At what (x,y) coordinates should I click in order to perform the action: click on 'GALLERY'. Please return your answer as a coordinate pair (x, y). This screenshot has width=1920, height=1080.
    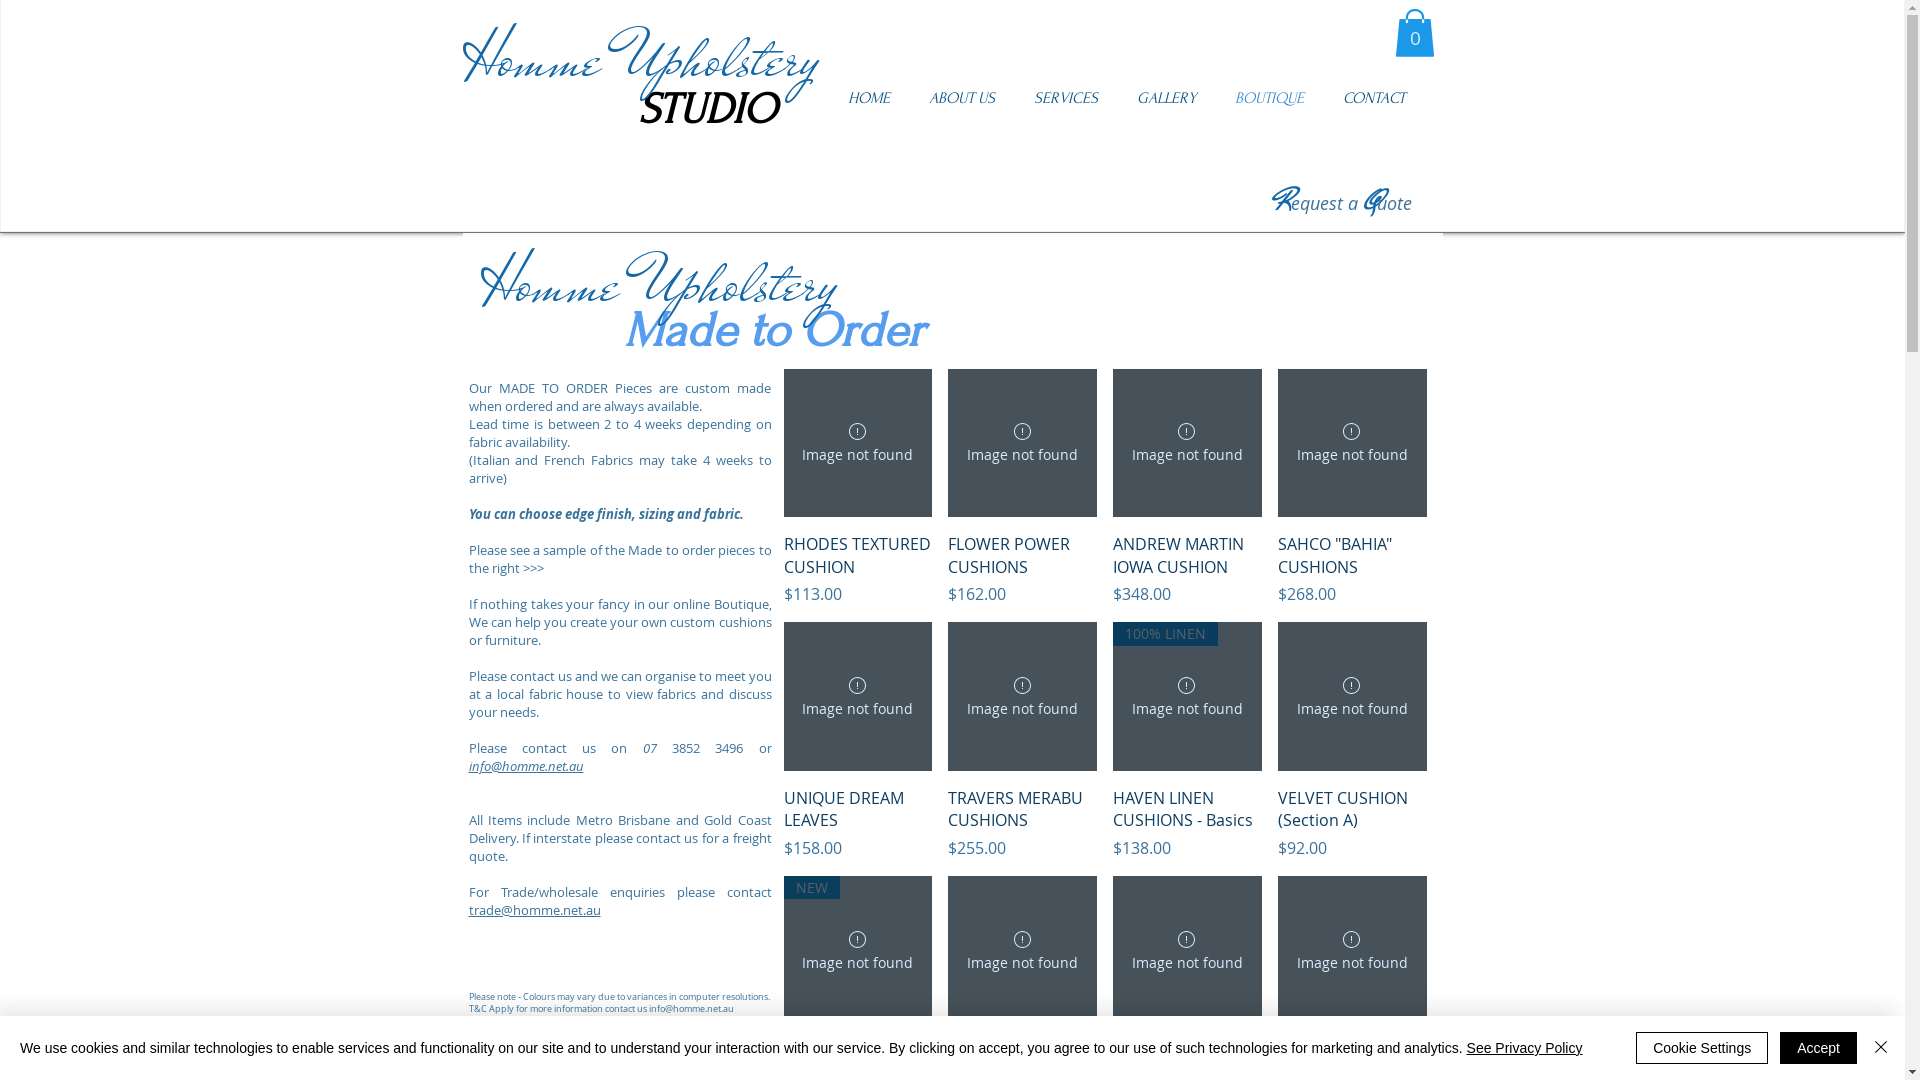
    Looking at the image, I should click on (1126, 98).